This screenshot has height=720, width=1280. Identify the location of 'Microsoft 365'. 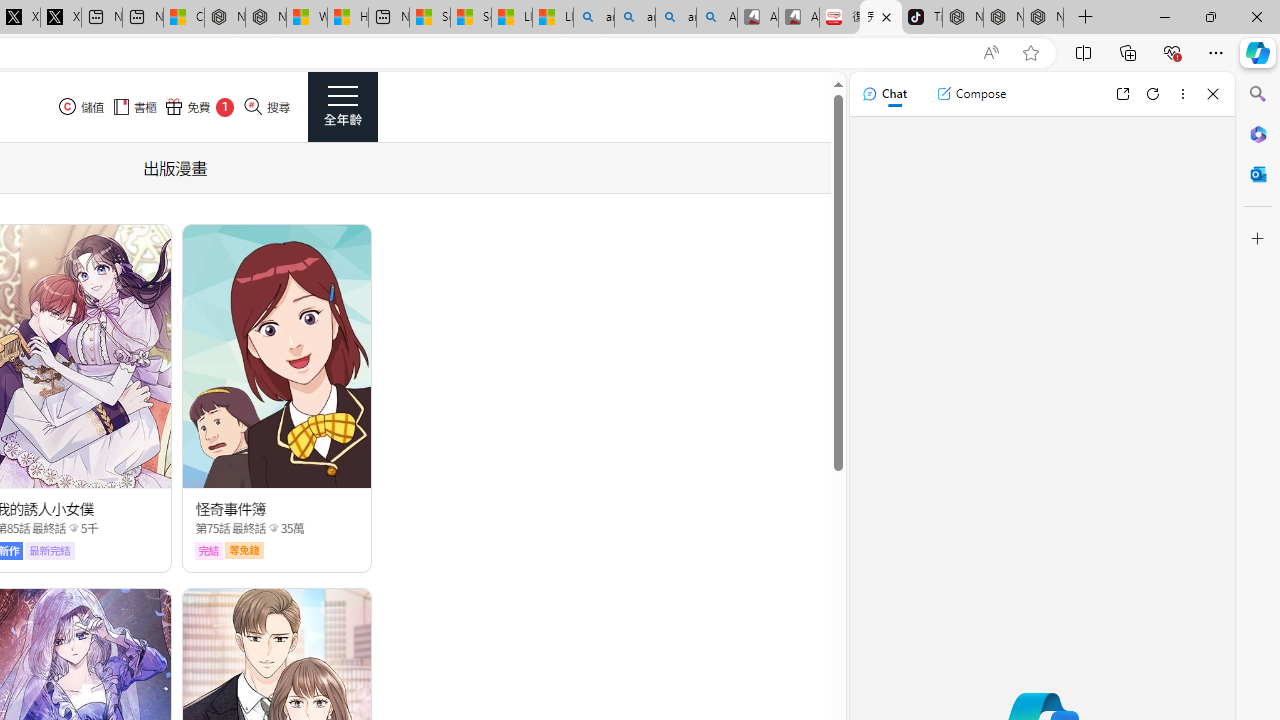
(1257, 133).